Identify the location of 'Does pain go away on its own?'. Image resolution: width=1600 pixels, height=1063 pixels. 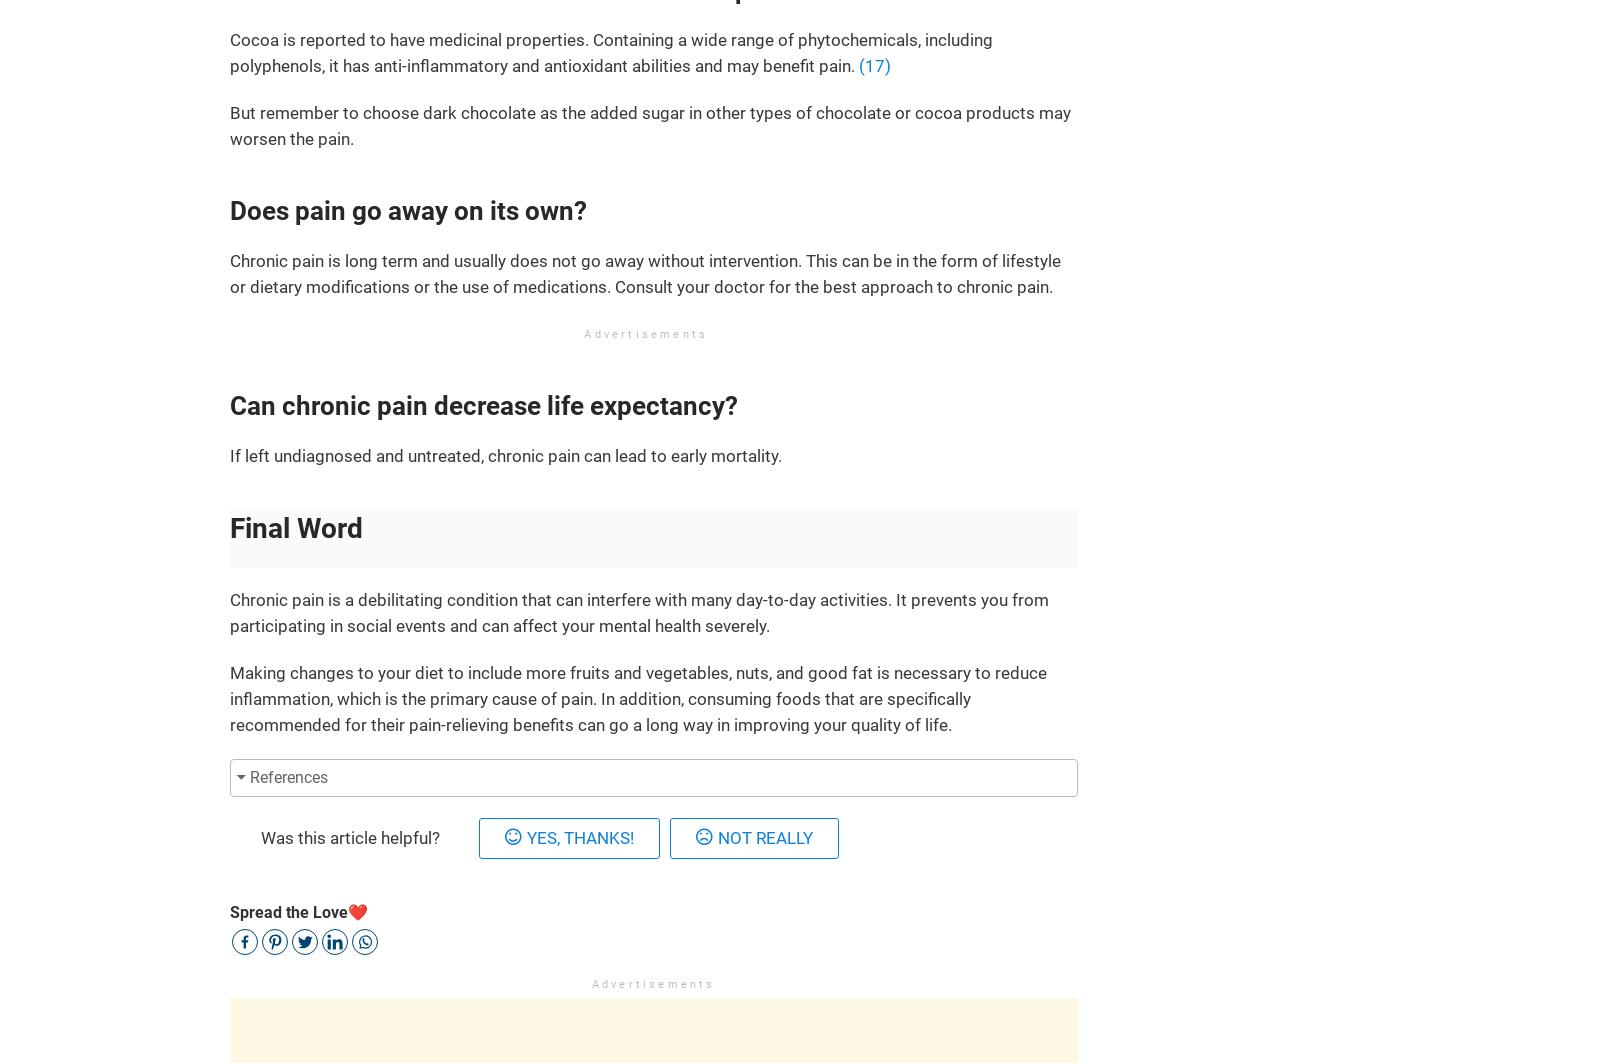
(407, 210).